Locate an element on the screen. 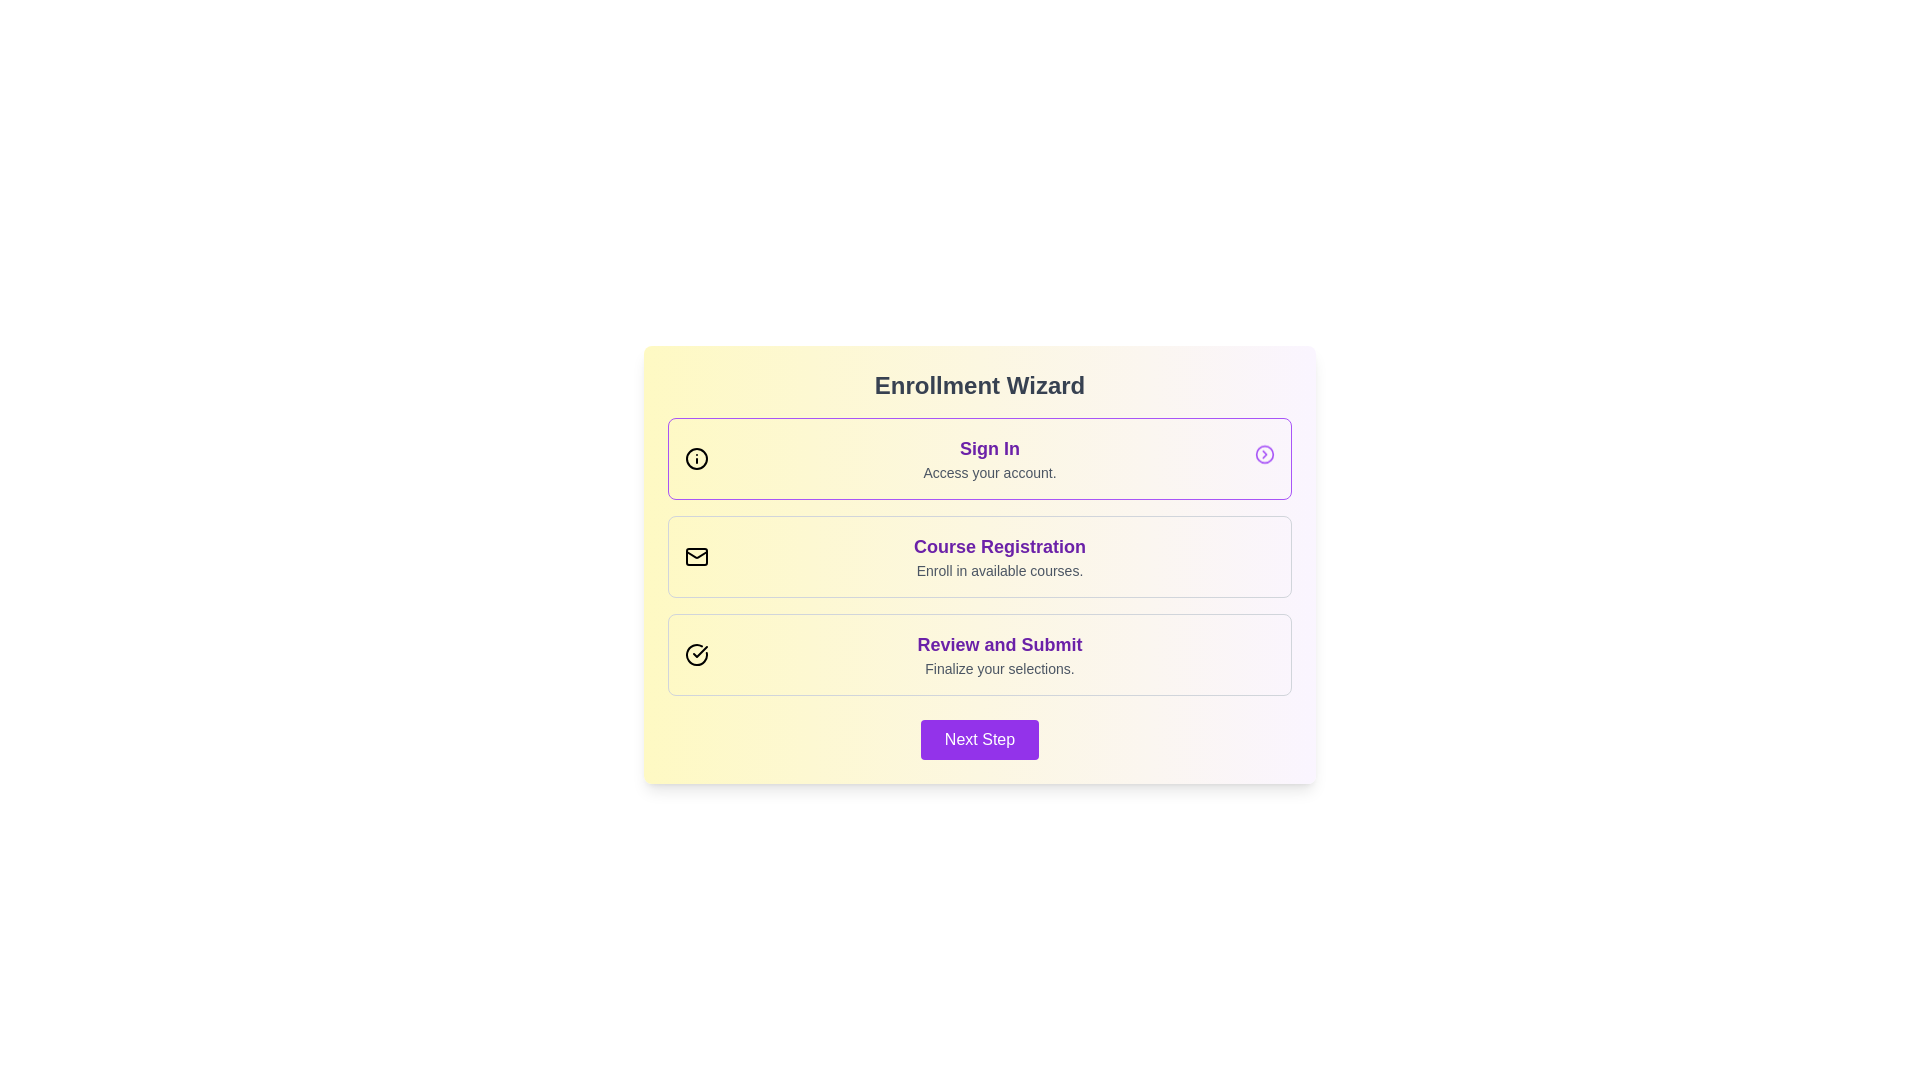 This screenshot has width=1920, height=1080. the circular checkmark icon located in the 'Review and Submit' section, which is aligned to the left side of the text 'Finalize your selections.' is located at coordinates (696, 655).